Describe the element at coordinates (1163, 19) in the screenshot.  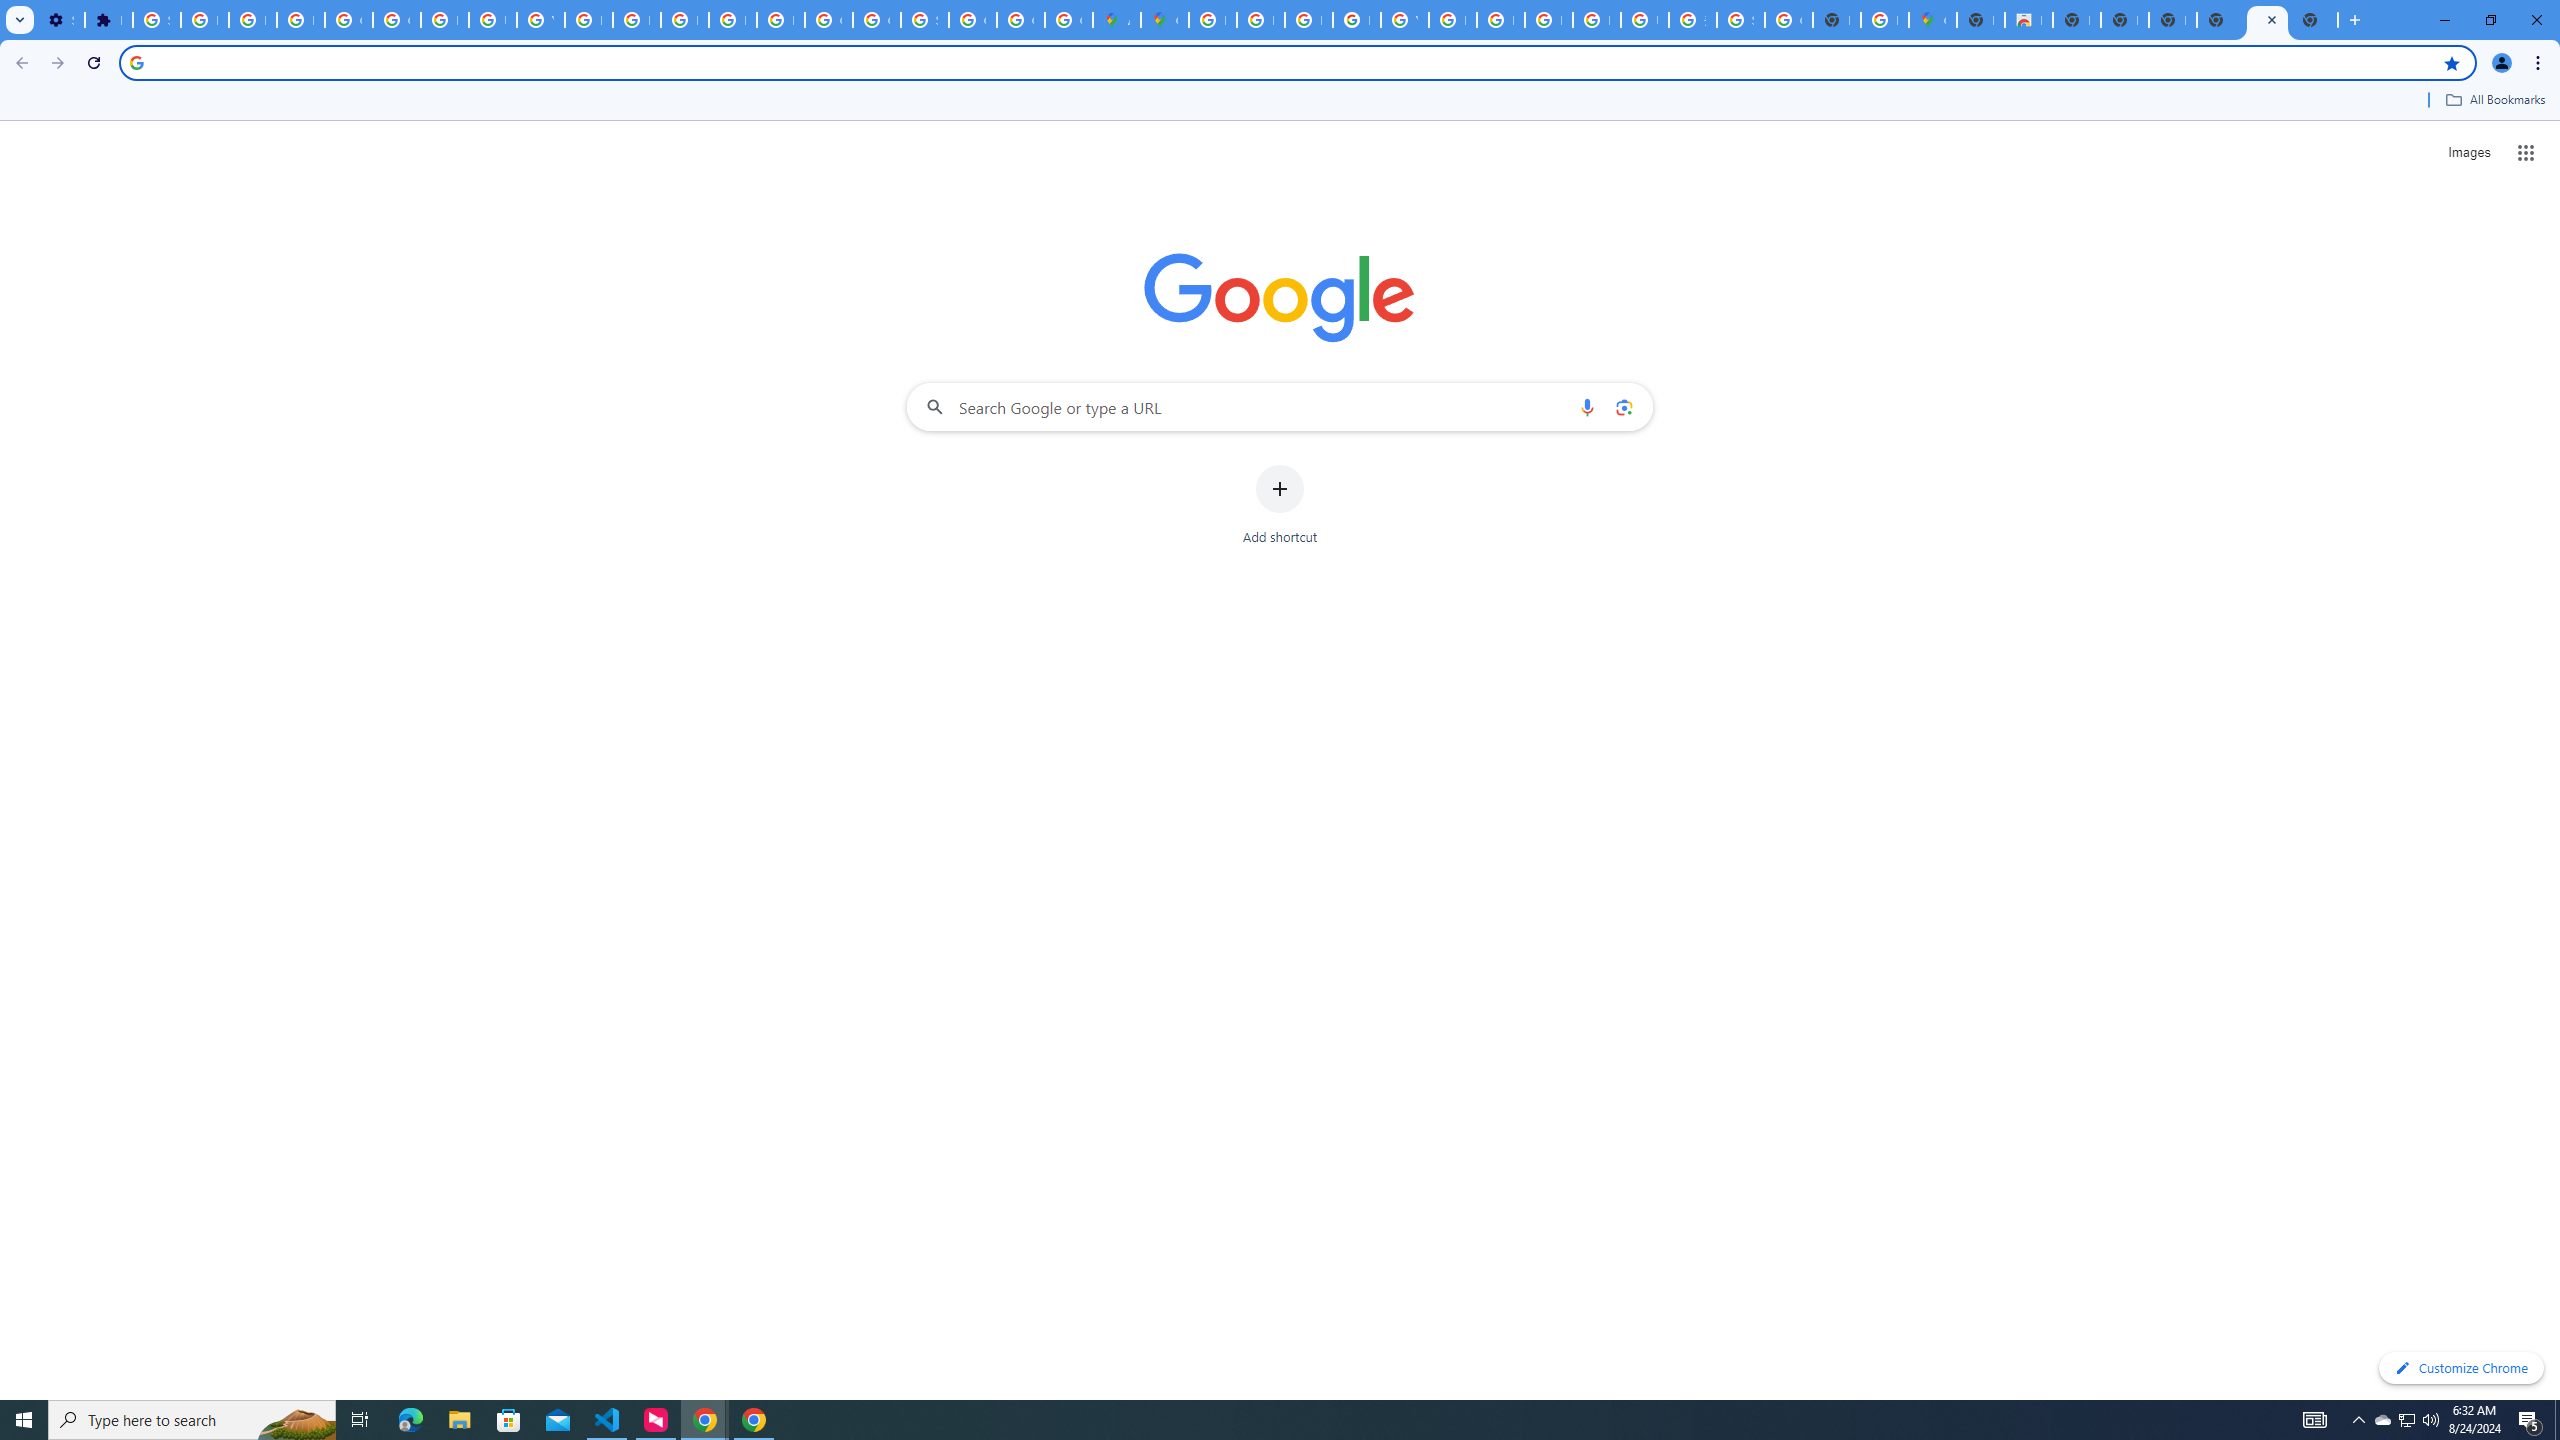
I see `'Google Maps'` at that location.